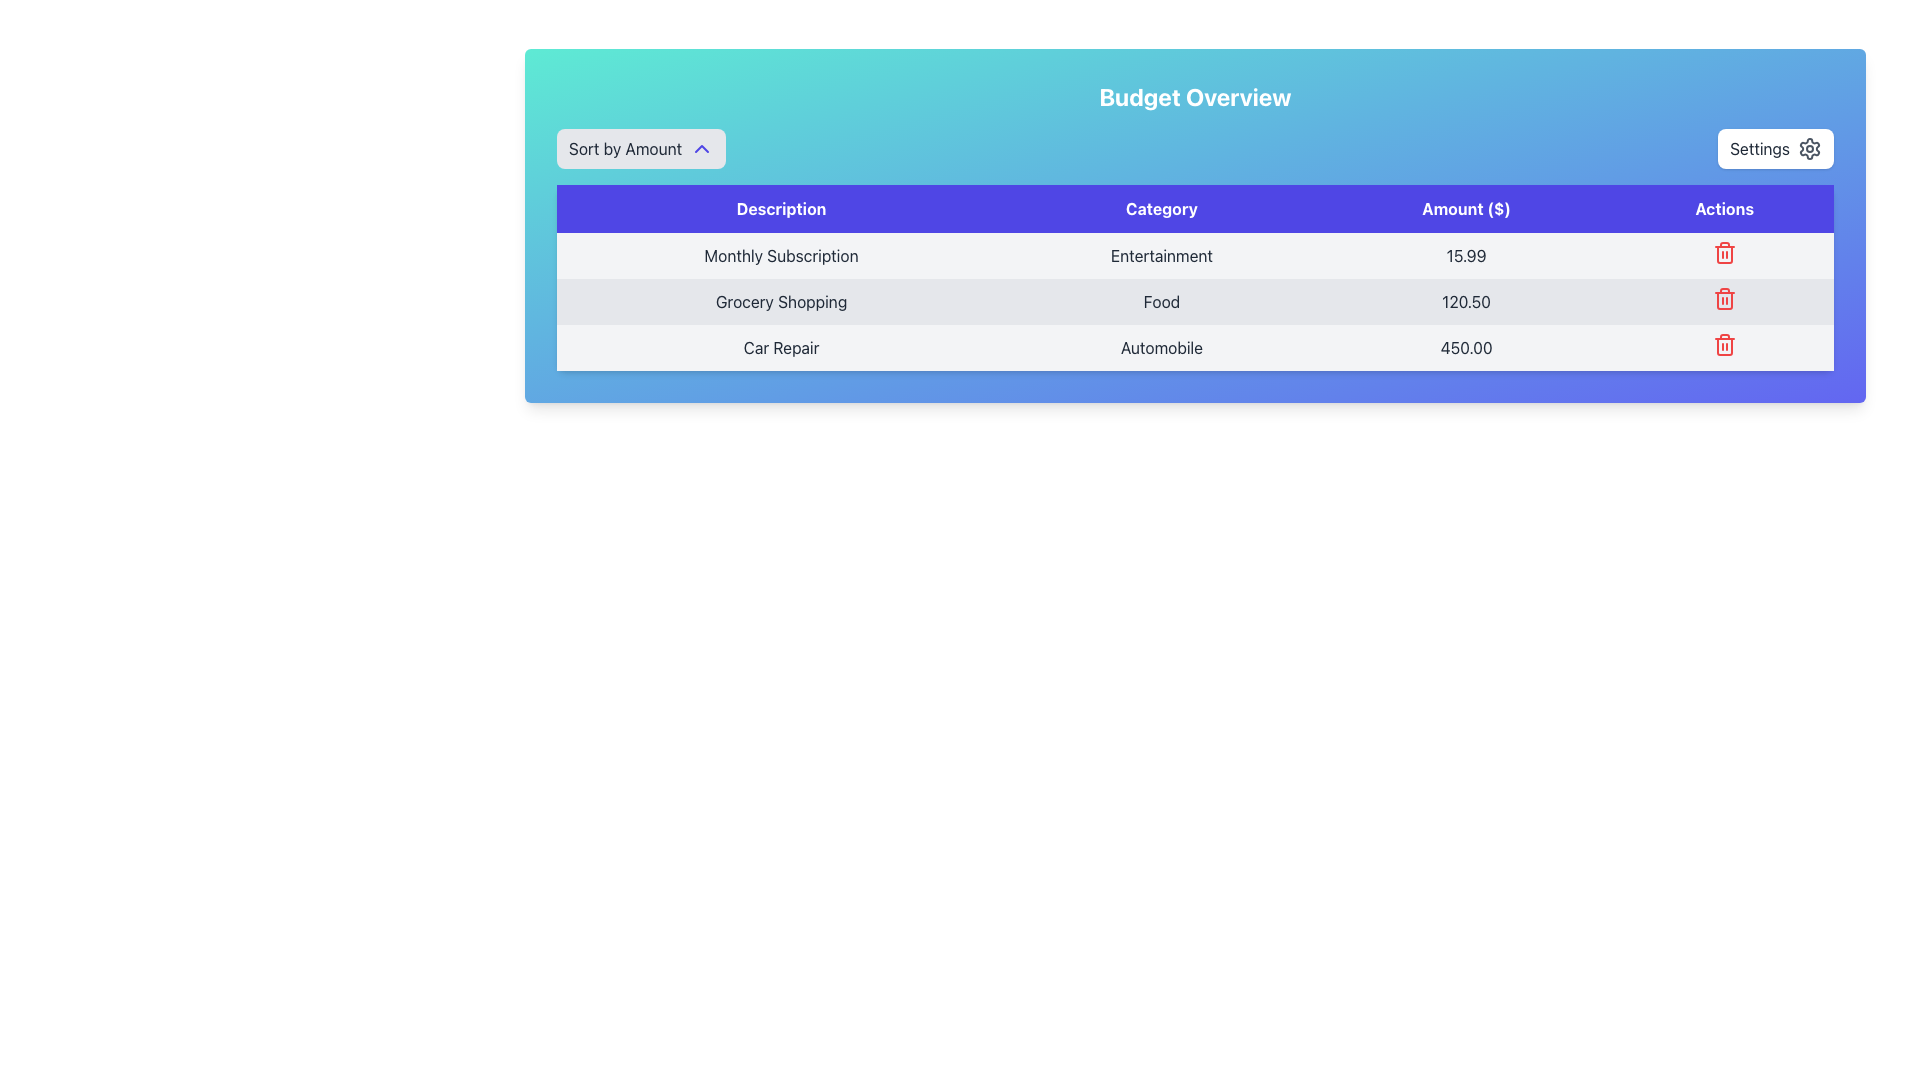  I want to click on text label in the second row under the 'Description' column, which identifies the type of expenditure or task, so click(780, 301).